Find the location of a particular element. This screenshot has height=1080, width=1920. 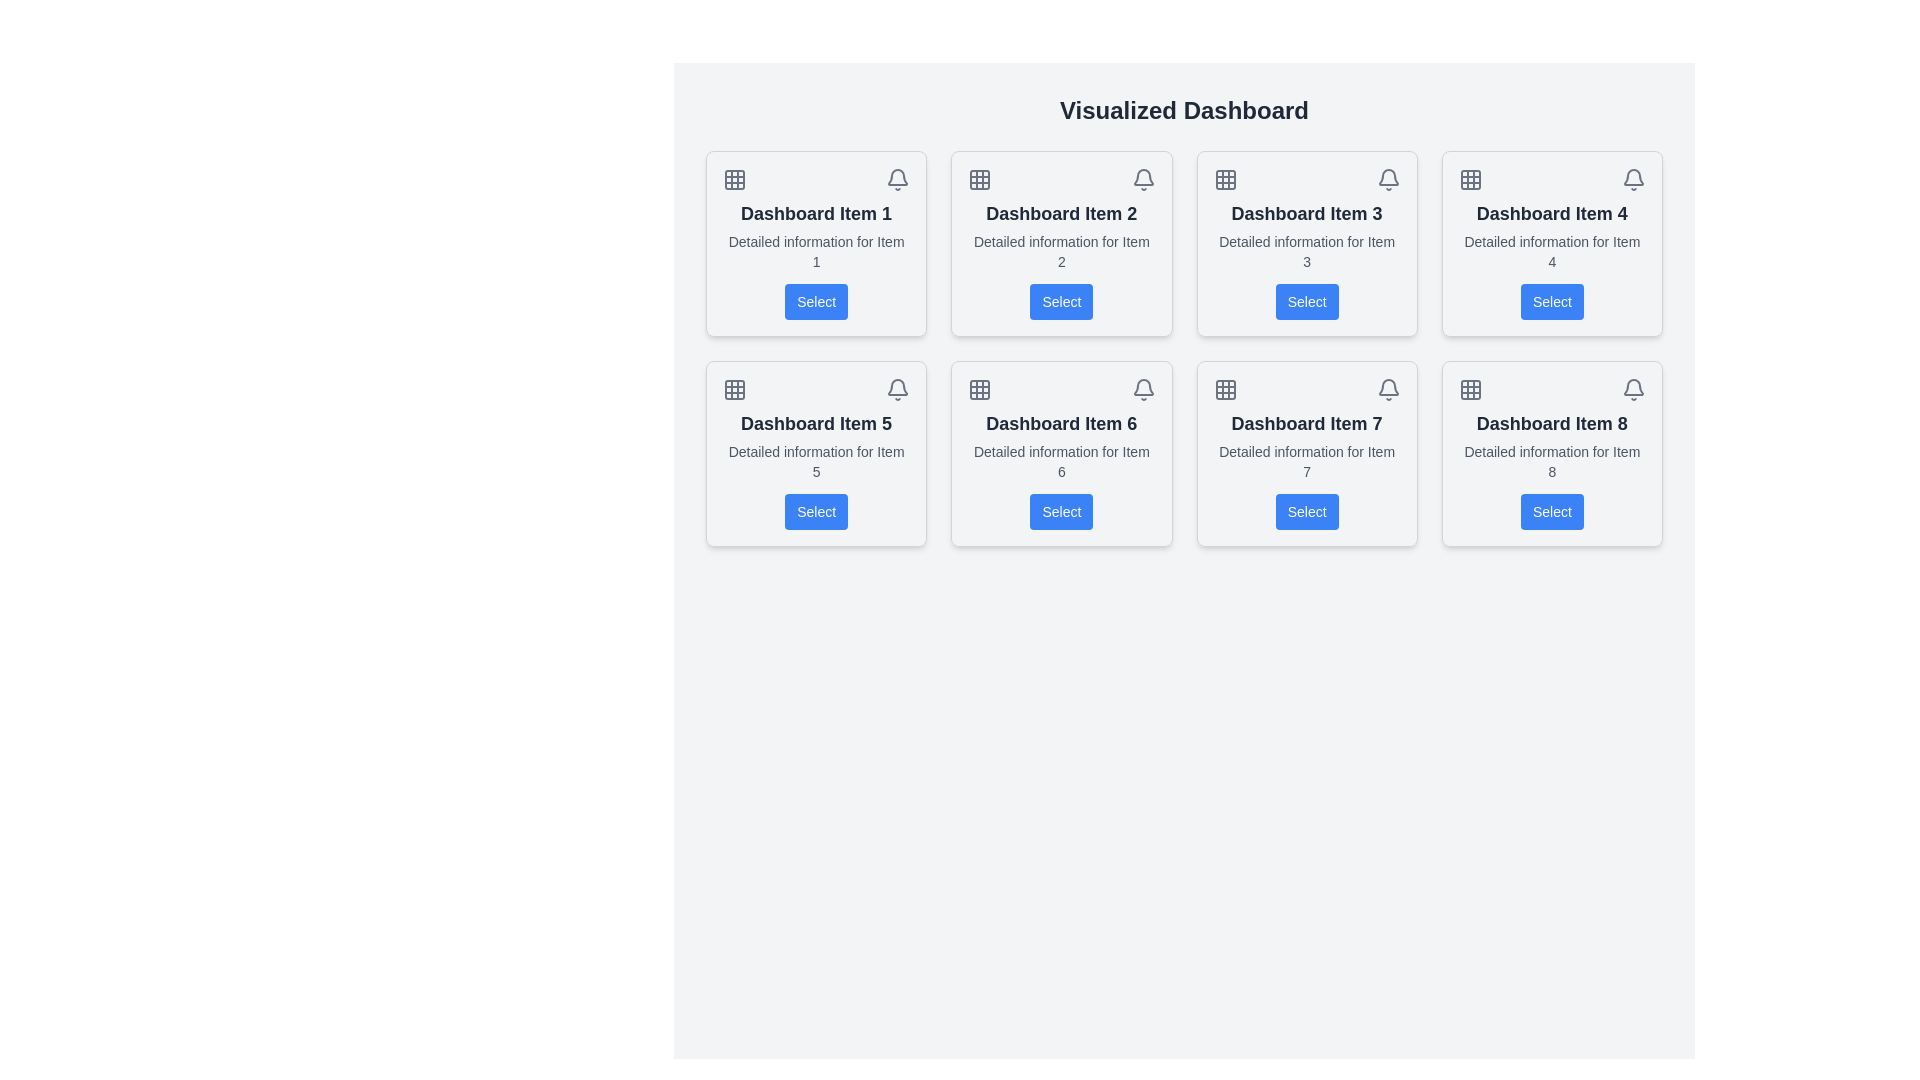

the bell icon located in the top-right corner of 'Dashboard Item 4' to interact with notifications is located at coordinates (1633, 180).